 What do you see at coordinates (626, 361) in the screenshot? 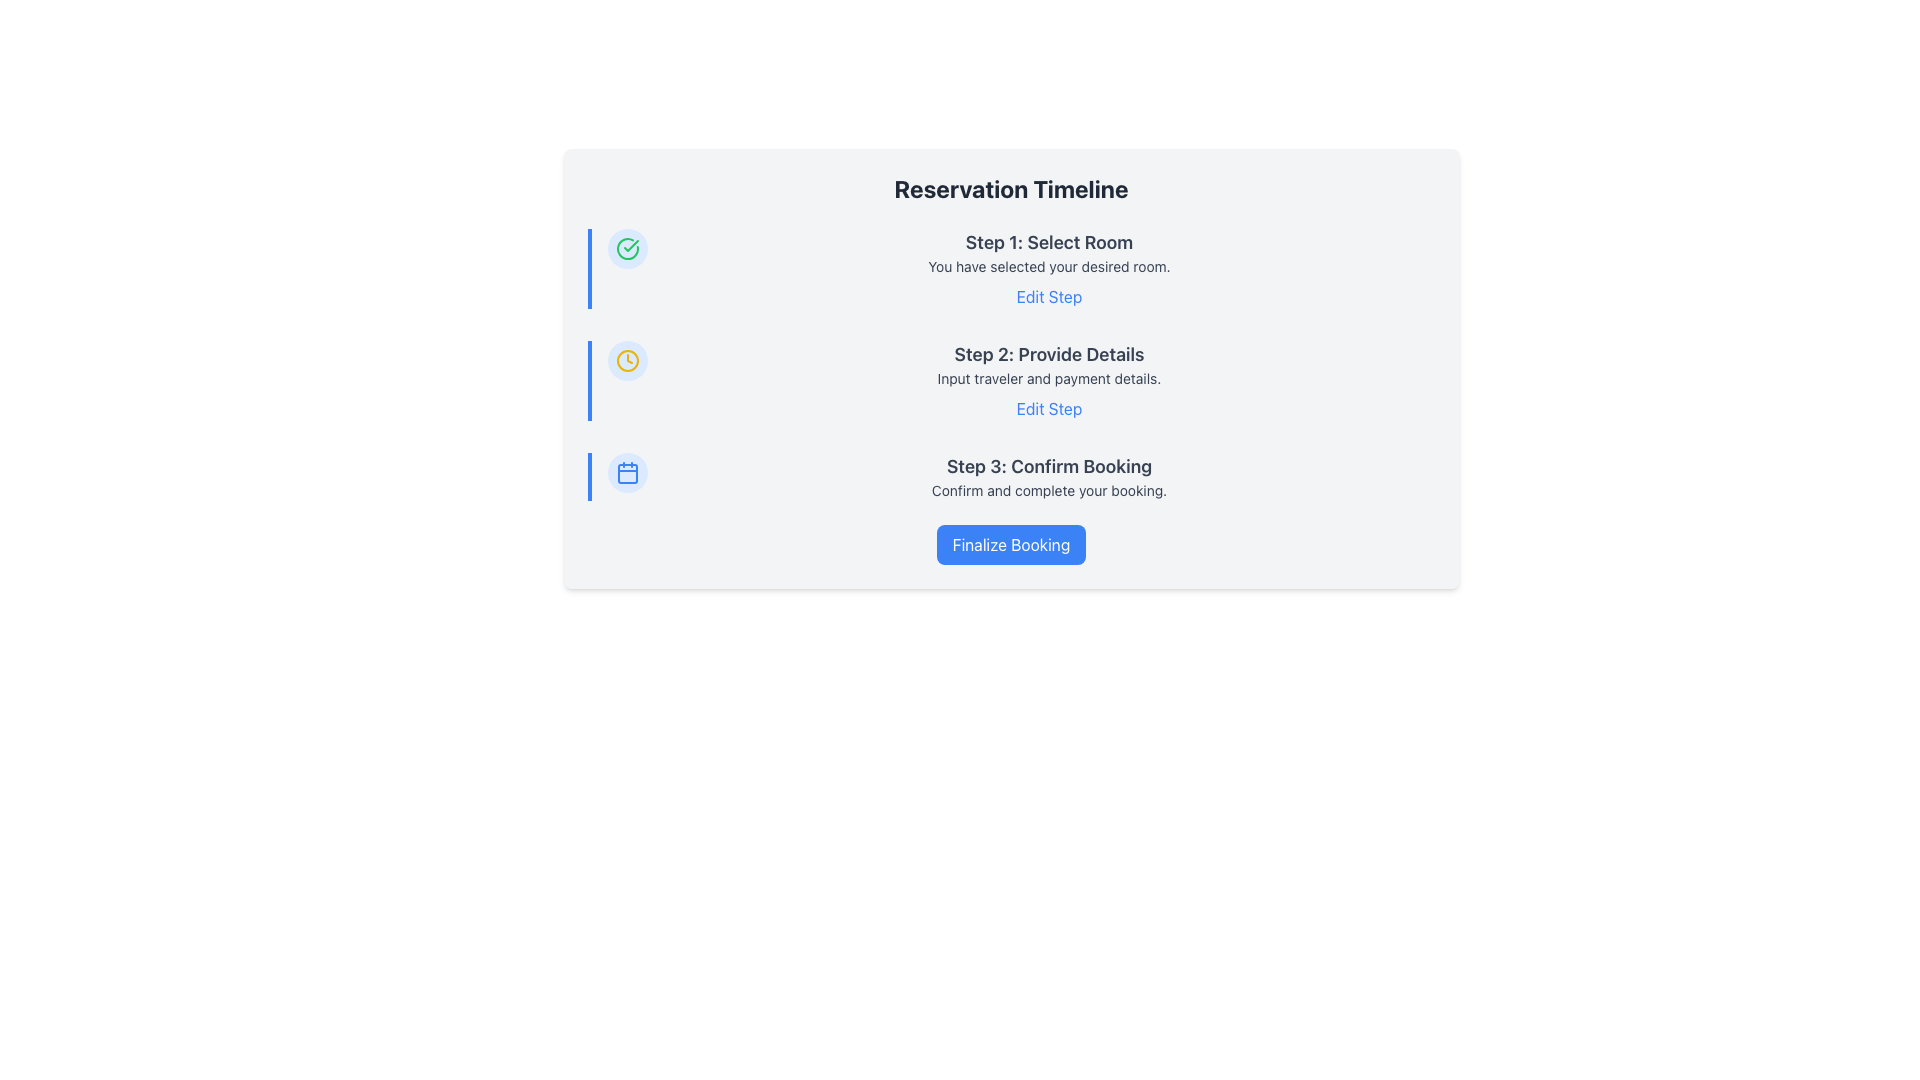
I see `the central circle of the clock icon located to the left of the 'Step 2: Provide Details' section in the interface` at bounding box center [626, 361].